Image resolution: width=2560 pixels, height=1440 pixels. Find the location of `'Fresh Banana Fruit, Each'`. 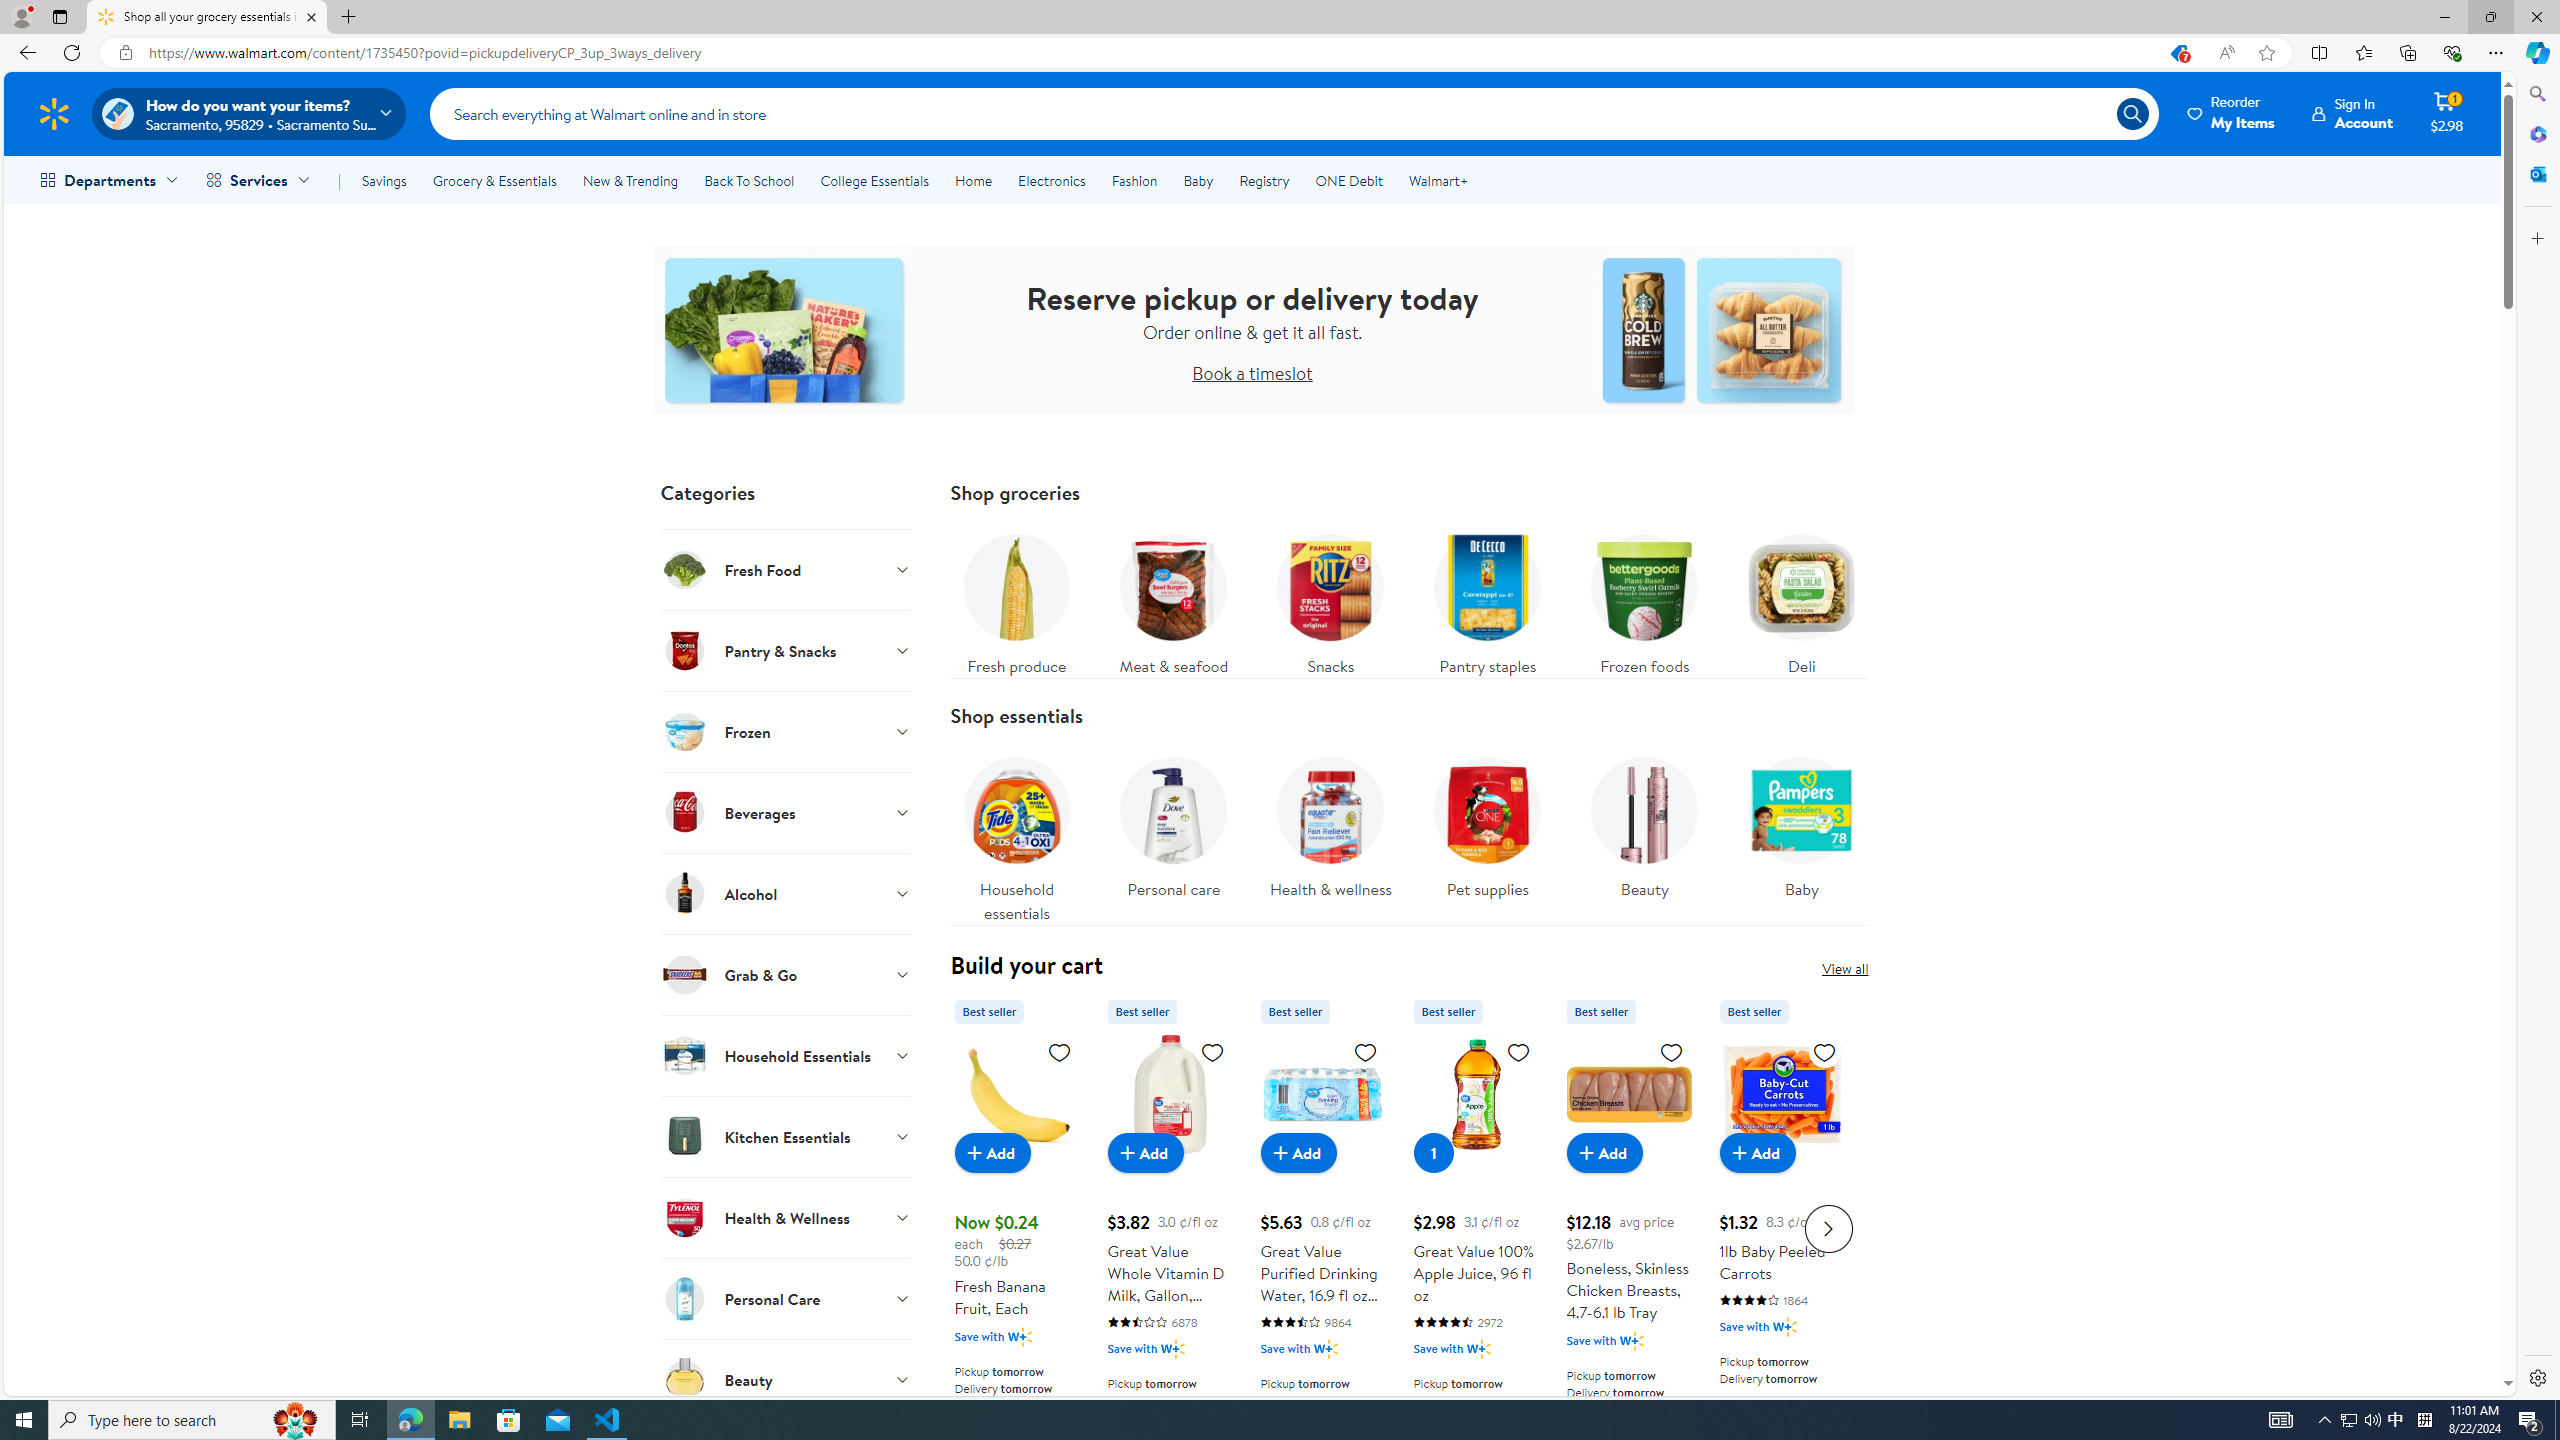

'Fresh Banana Fruit, Each' is located at coordinates (1016, 1225).